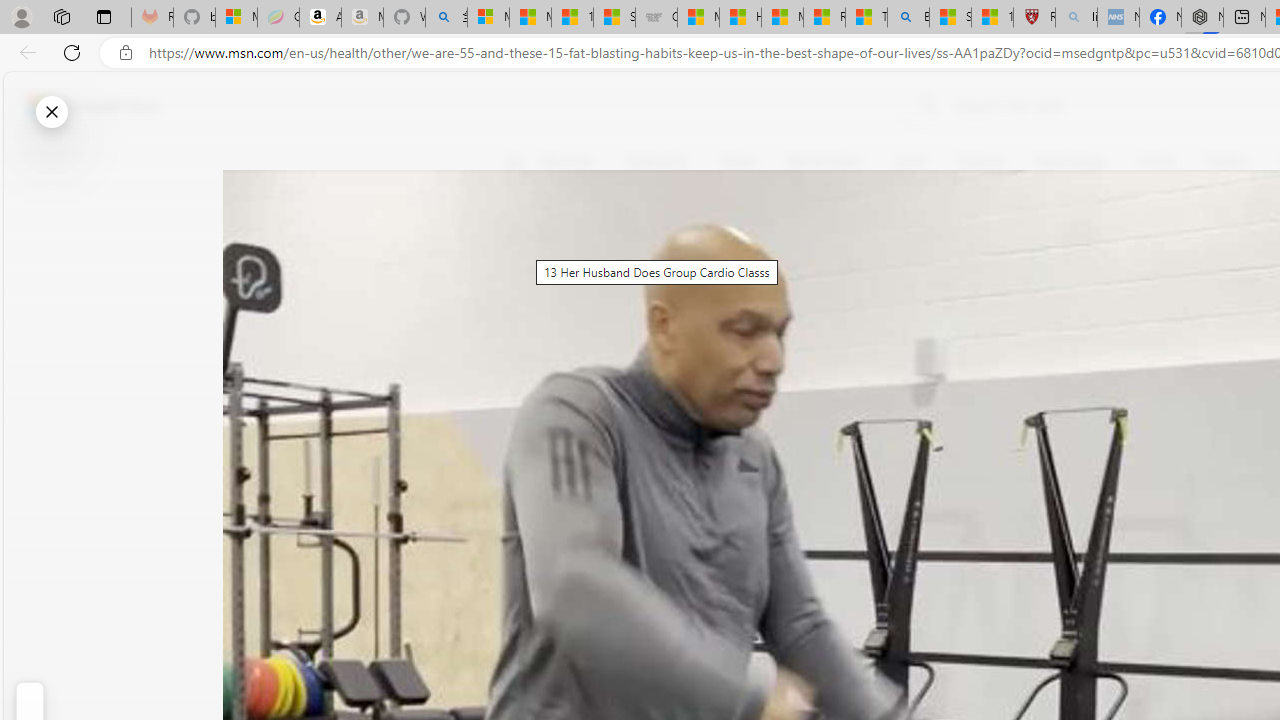 This screenshot has height=720, width=1280. I want to click on 'Robert H. Shmerling, MD - Harvard Health', so click(1034, 17).